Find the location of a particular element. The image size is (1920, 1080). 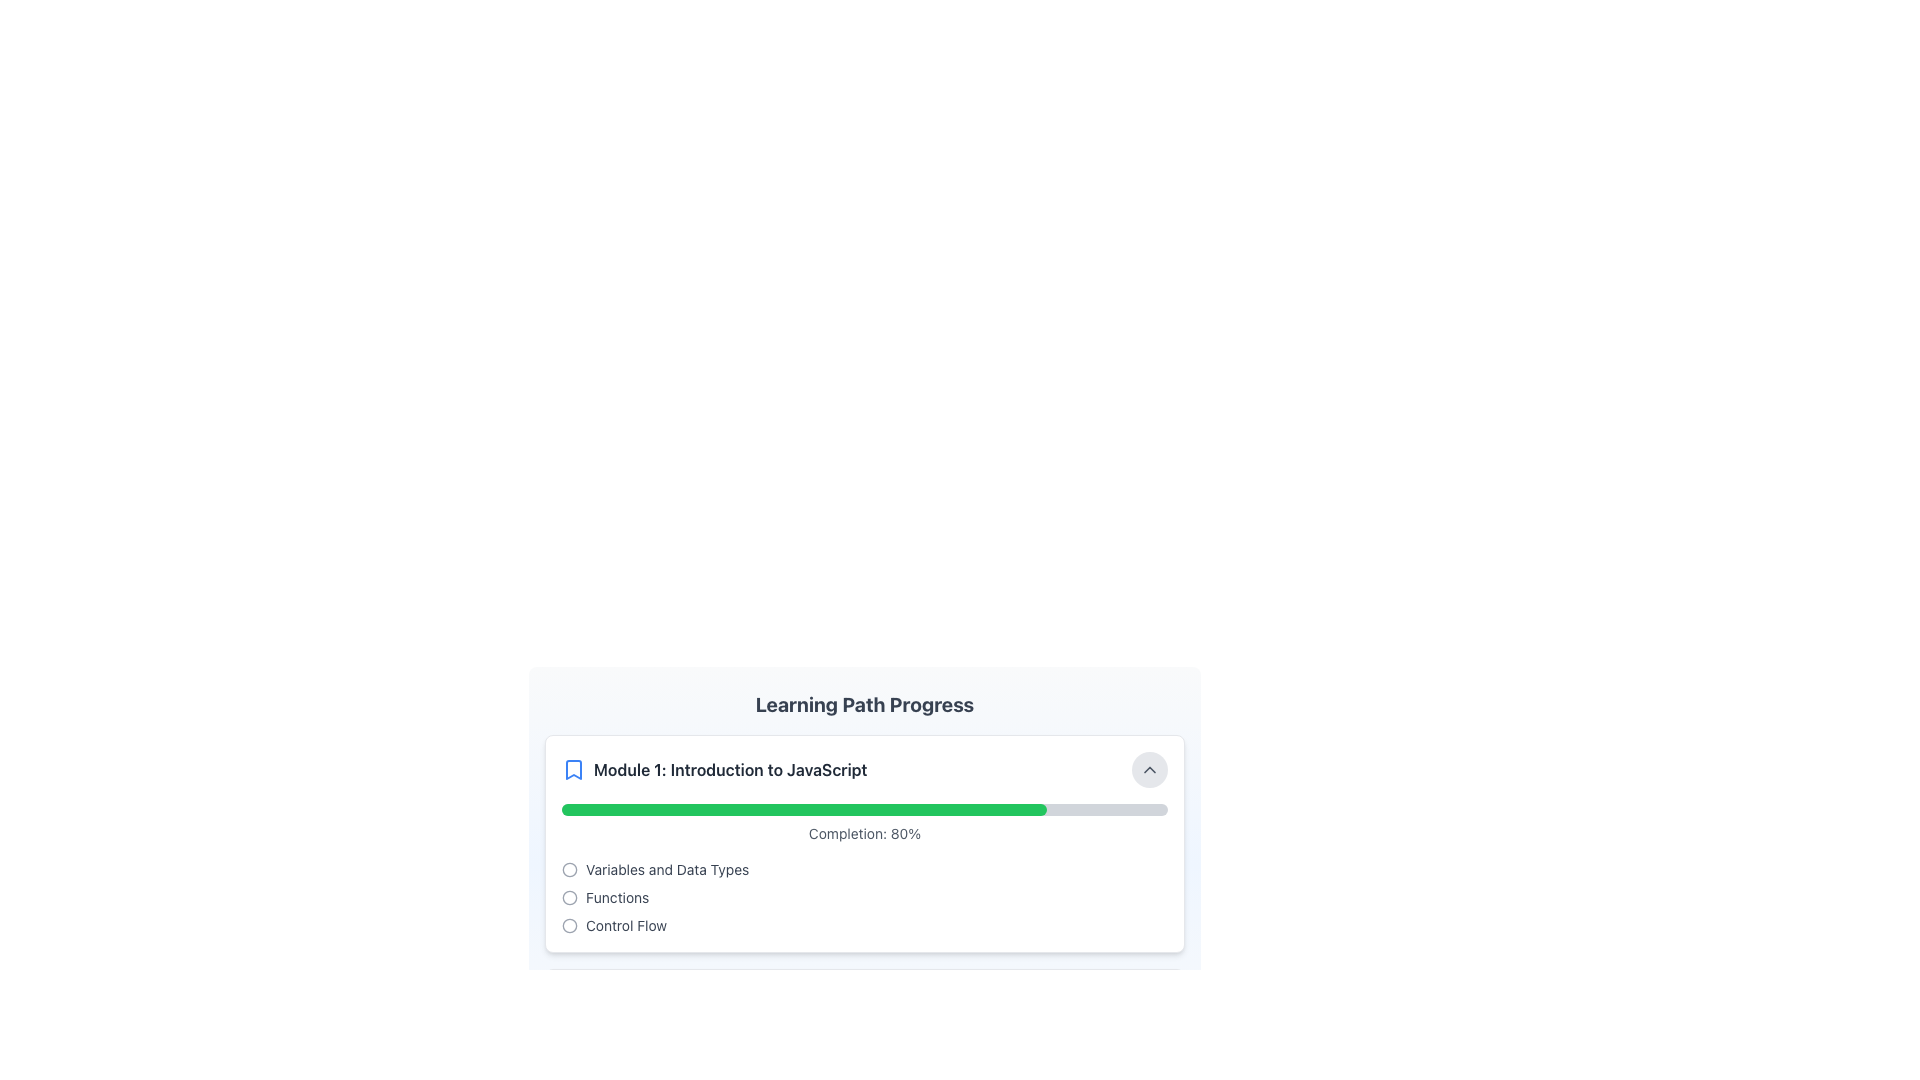

the static text label that reads 'Completion: 80%', which is located centrally at the bottom of the progress bar in the learning module card is located at coordinates (864, 833).